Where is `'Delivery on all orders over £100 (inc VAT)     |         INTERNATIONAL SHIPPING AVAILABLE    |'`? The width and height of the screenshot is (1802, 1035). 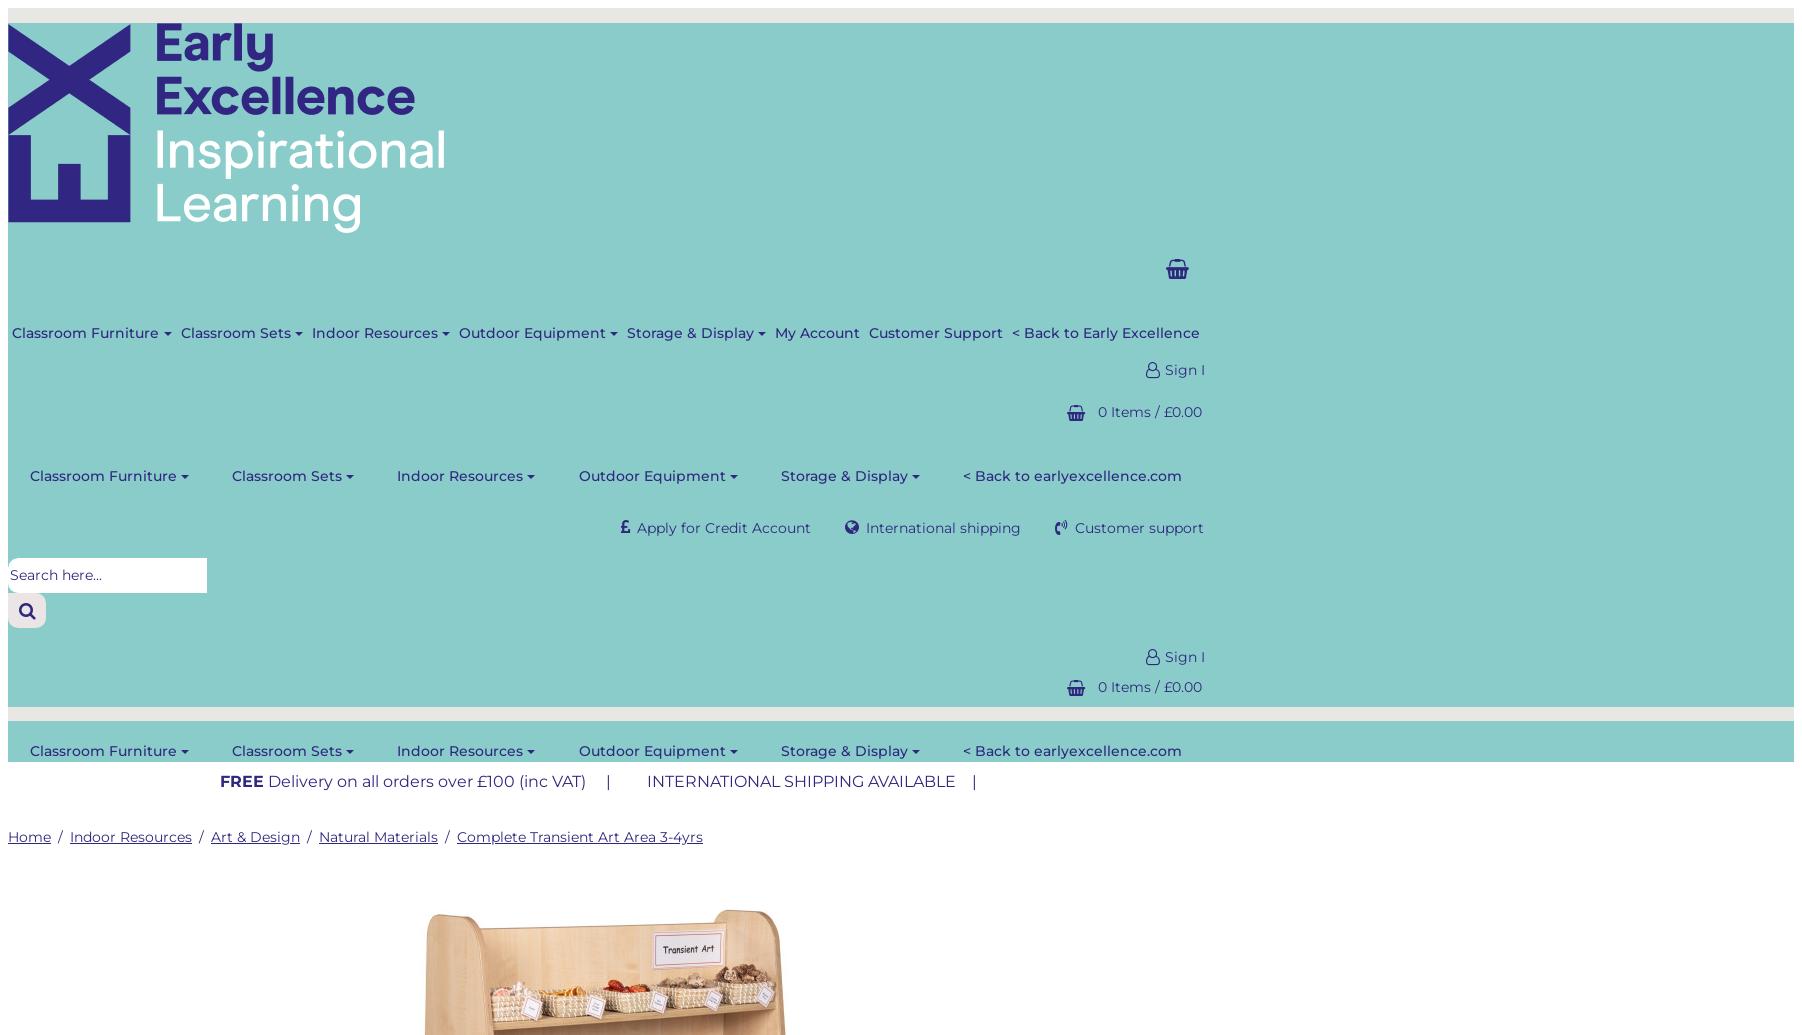 'Delivery on all orders over £100 (inc VAT)     |         INTERNATIONAL SHIPPING AVAILABLE    |' is located at coordinates (622, 780).